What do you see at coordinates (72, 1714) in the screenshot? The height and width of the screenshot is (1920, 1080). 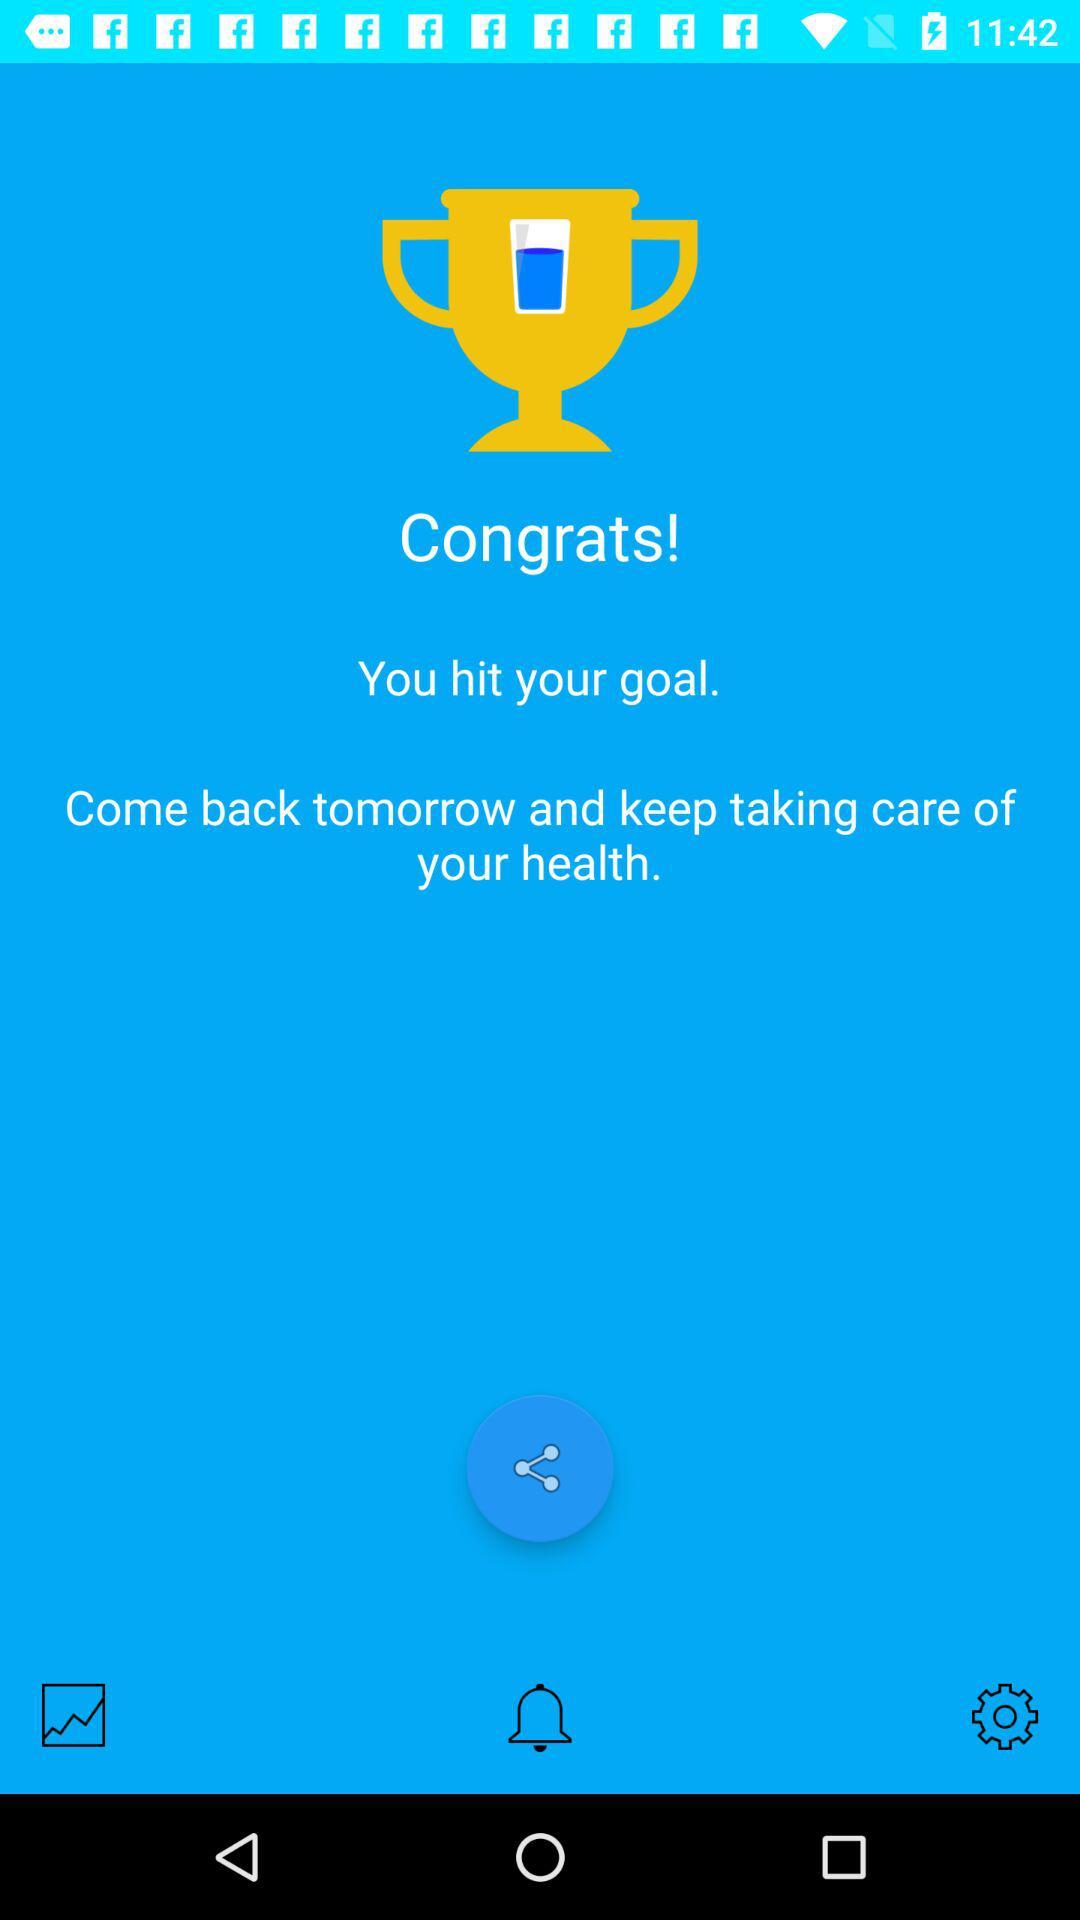 I see `good bye` at bounding box center [72, 1714].